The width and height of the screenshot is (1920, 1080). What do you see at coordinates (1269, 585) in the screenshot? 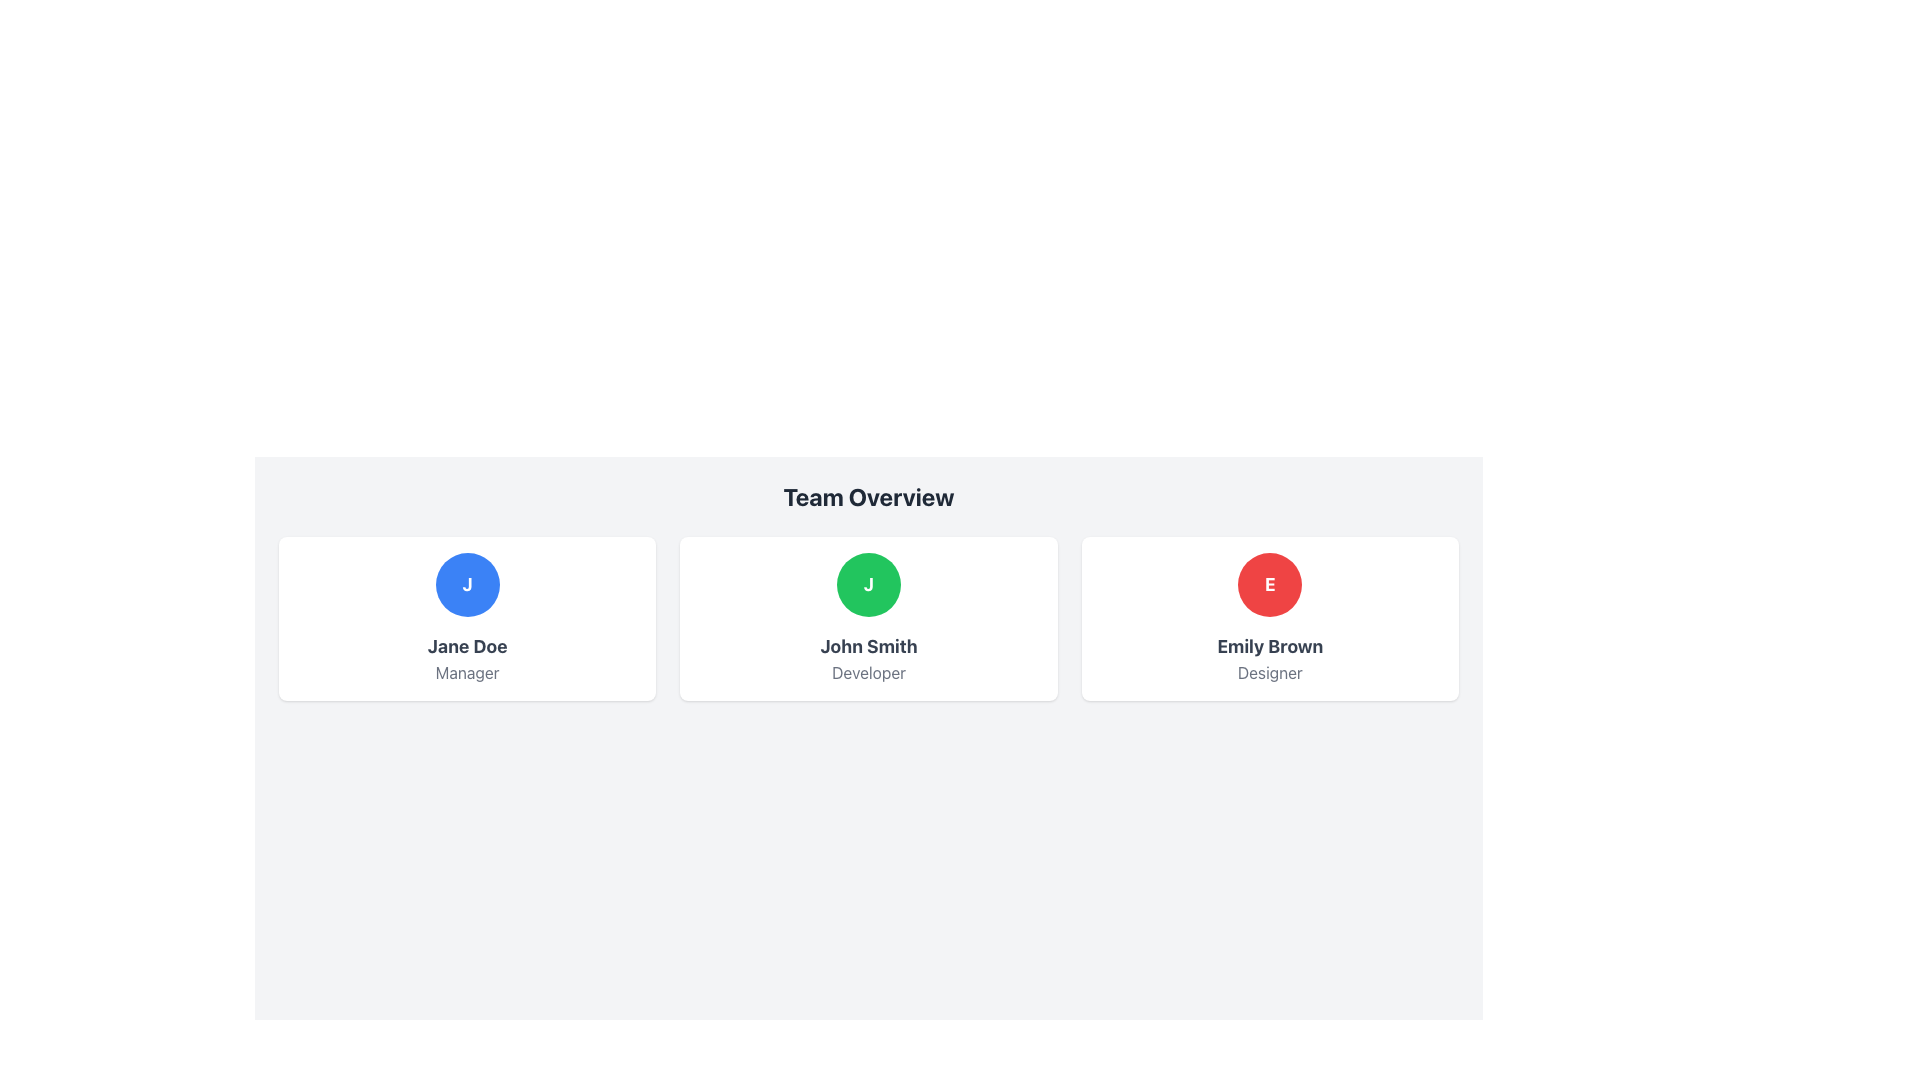
I see `the Circular Icon representing the user 'Emily Brown', which serves as a visual identifier associated with her initials, located at the top center of the card above her name and role` at bounding box center [1269, 585].